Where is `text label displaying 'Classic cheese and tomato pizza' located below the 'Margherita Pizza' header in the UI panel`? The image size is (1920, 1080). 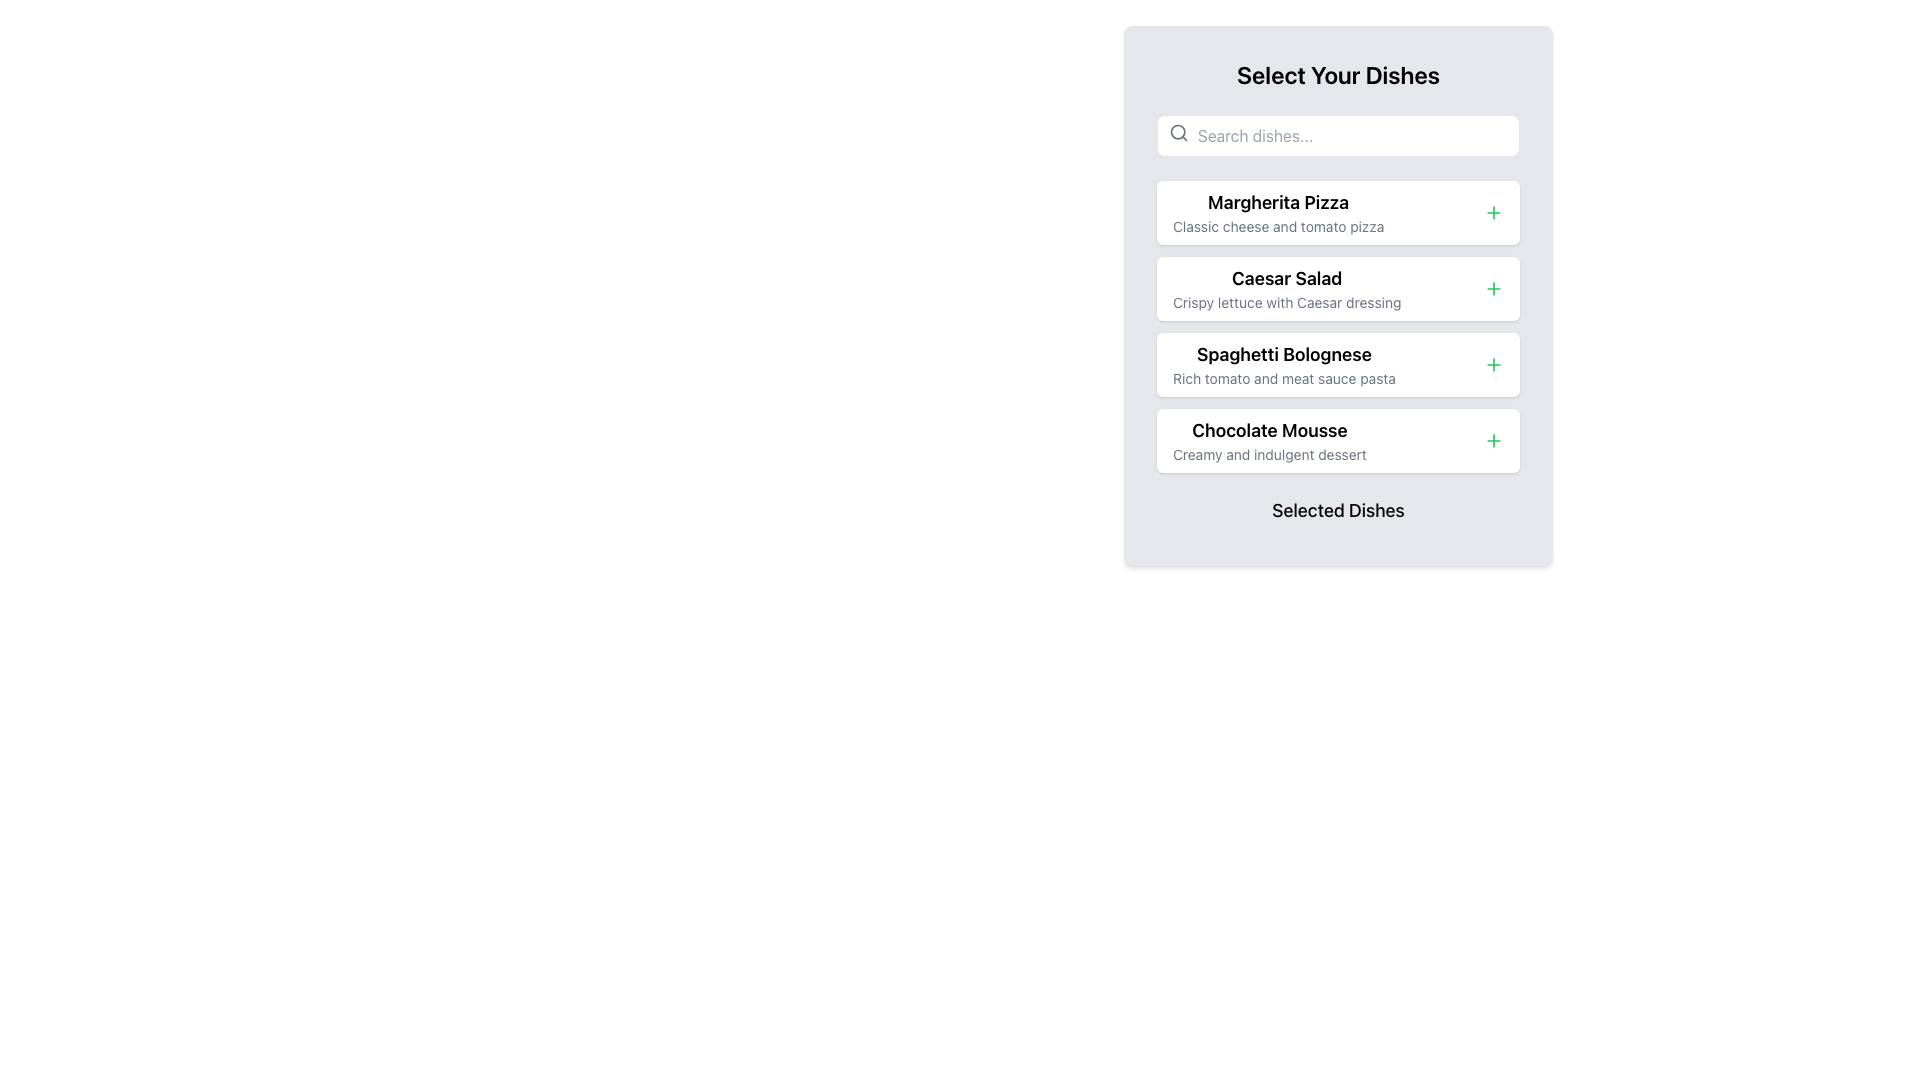
text label displaying 'Classic cheese and tomato pizza' located below the 'Margherita Pizza' header in the UI panel is located at coordinates (1277, 226).